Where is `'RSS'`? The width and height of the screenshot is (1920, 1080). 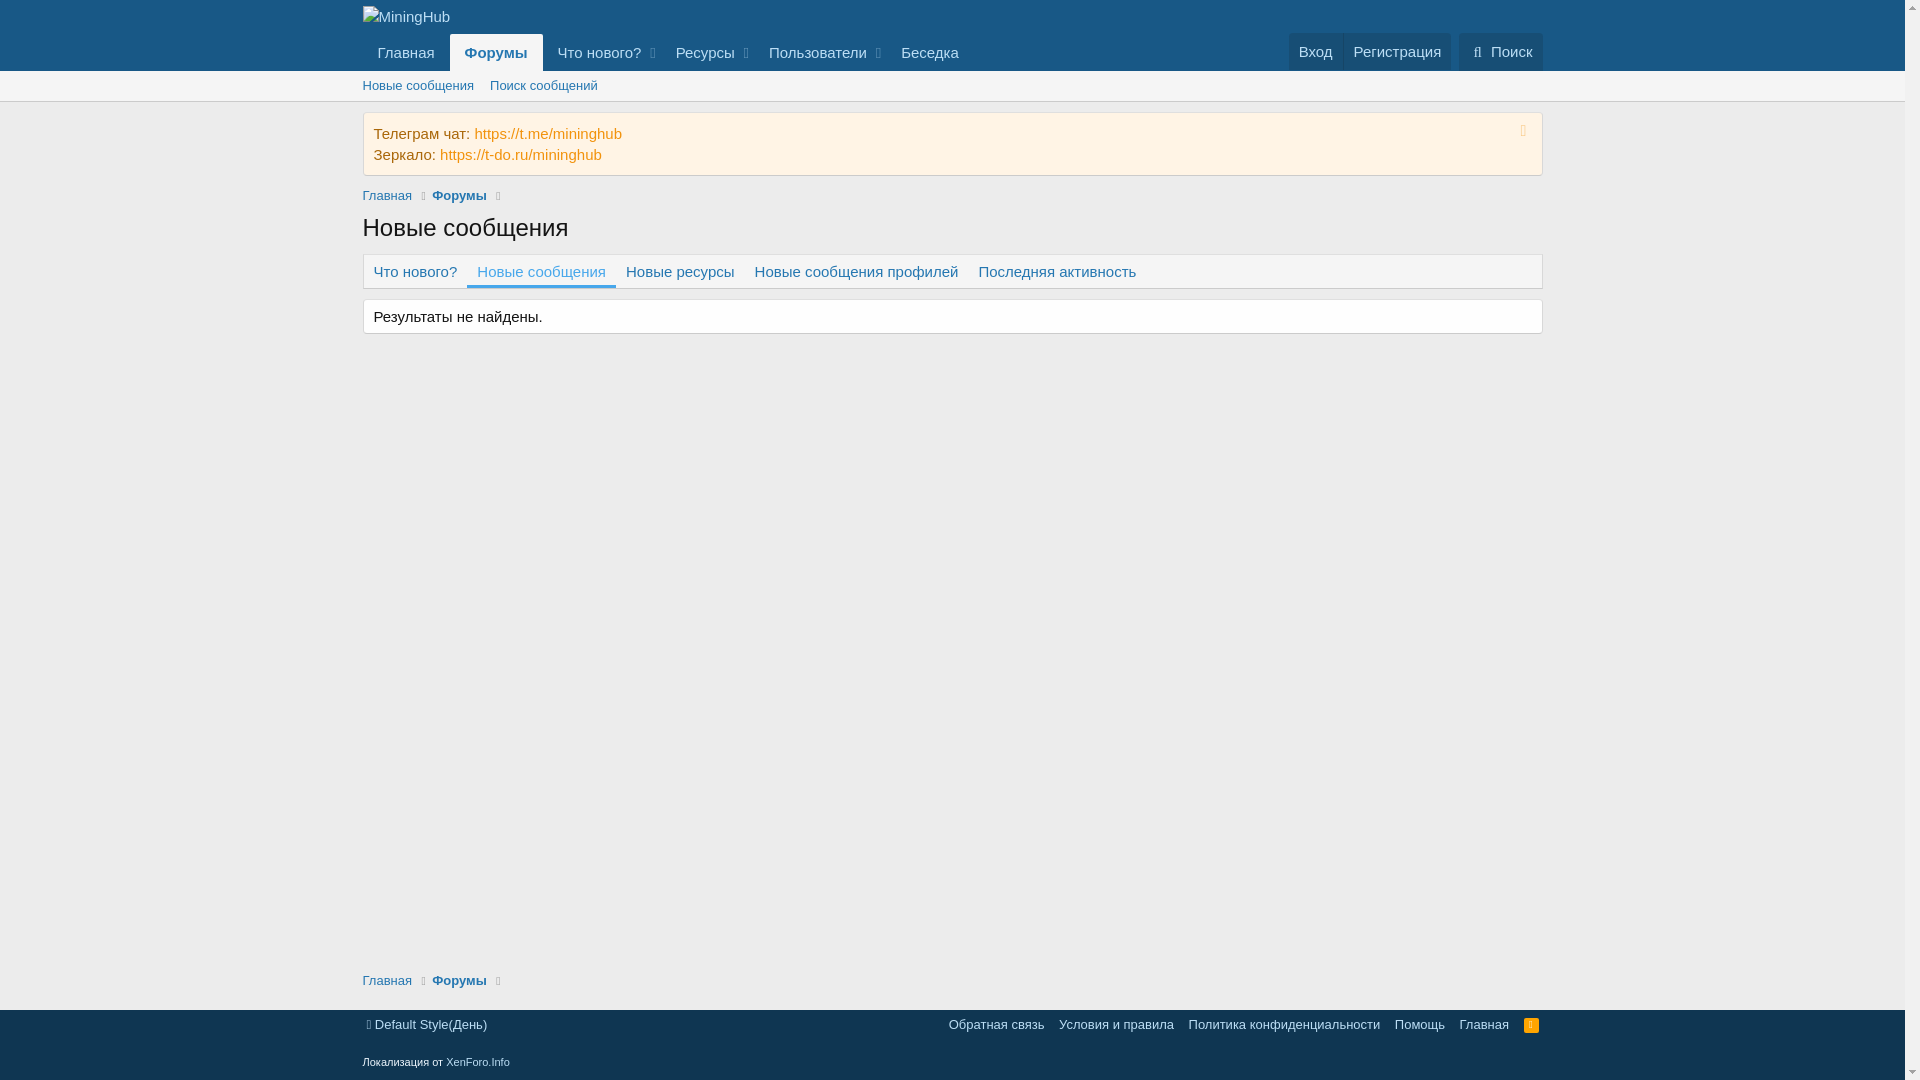
'RSS' is located at coordinates (1530, 1024).